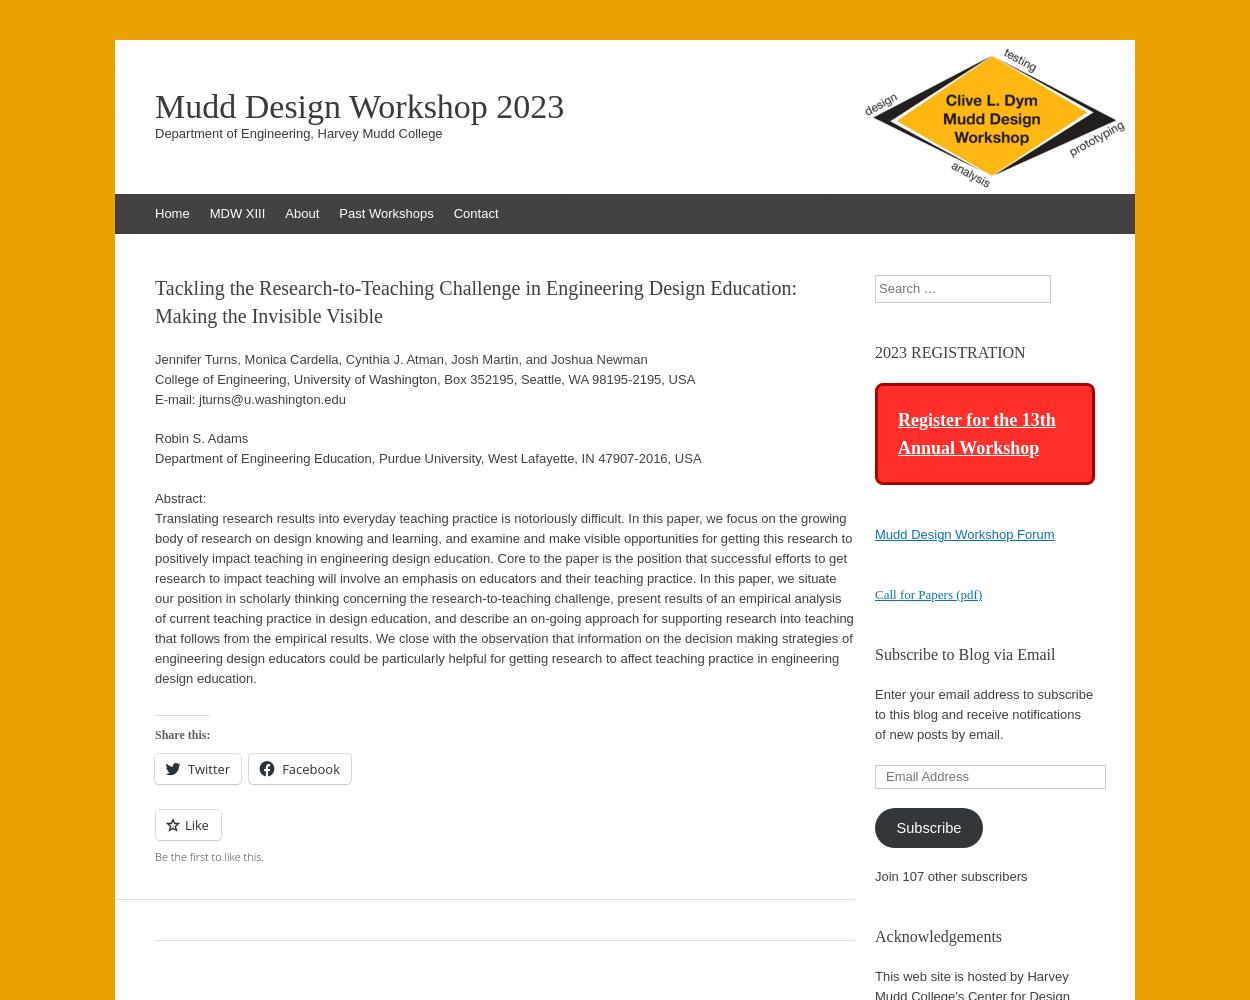 This screenshot has height=1000, width=1250. What do you see at coordinates (949, 351) in the screenshot?
I see `'2023 REGISTRATION'` at bounding box center [949, 351].